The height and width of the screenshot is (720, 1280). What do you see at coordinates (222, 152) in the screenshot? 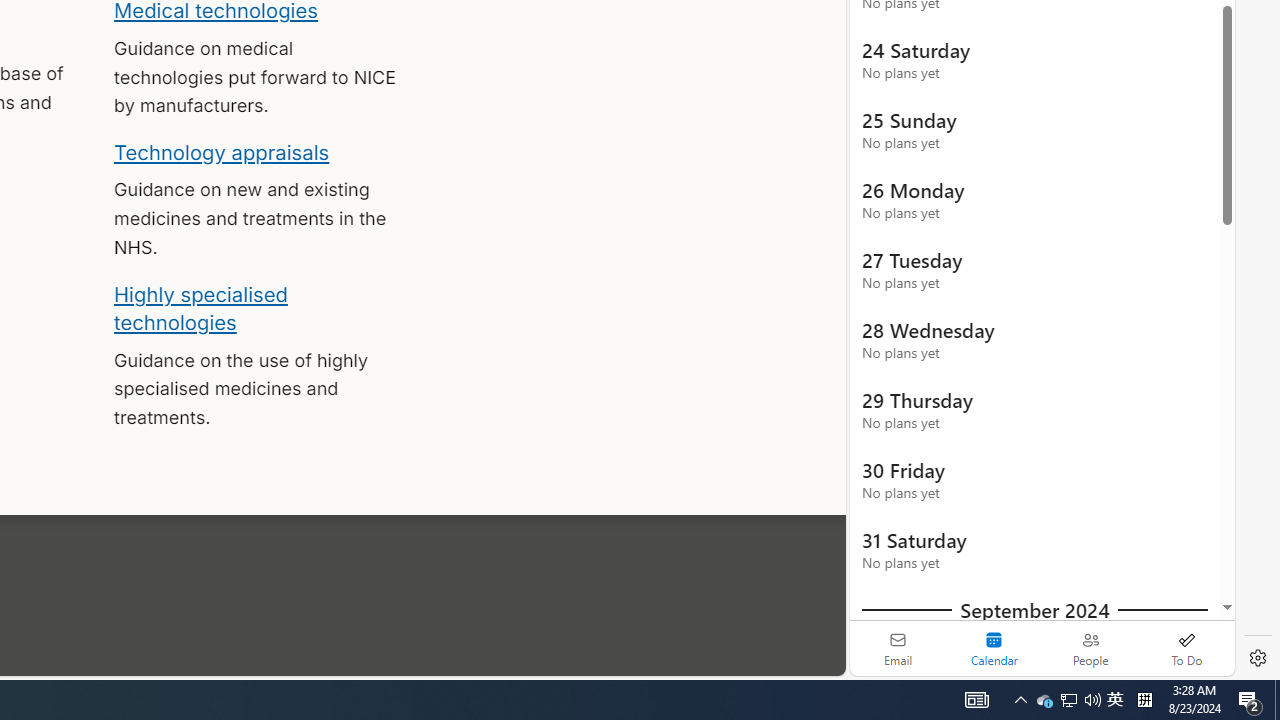
I see `'Technology appraisals'` at bounding box center [222, 152].